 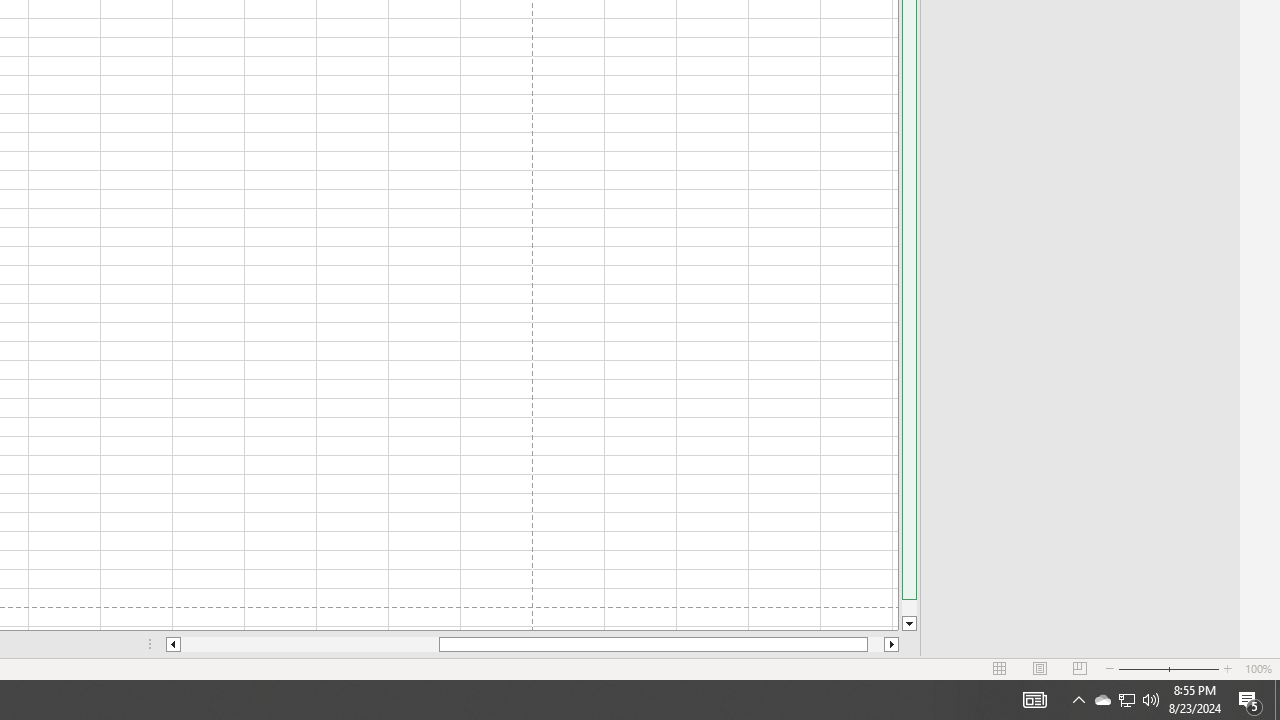 I want to click on 'Line down', so click(x=908, y=623).